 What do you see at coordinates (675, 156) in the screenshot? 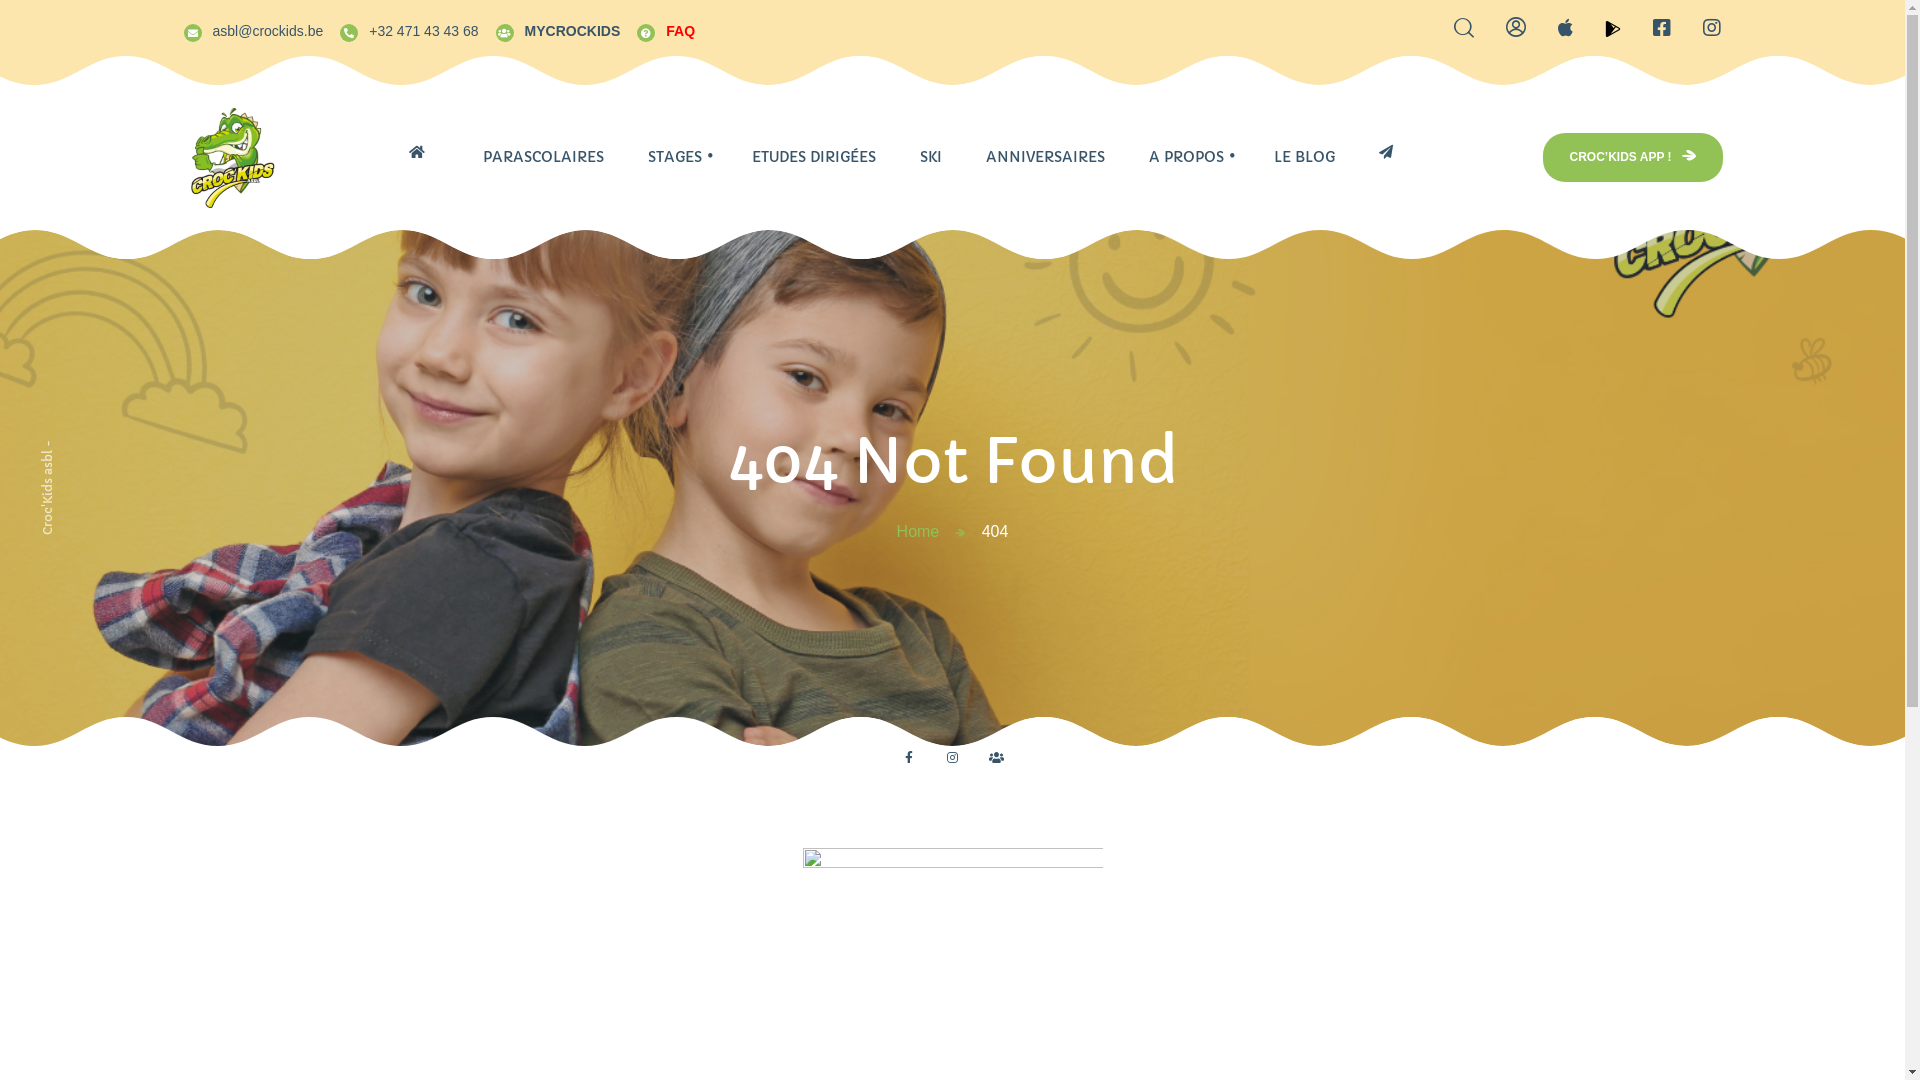
I see `'STAGES'` at bounding box center [675, 156].